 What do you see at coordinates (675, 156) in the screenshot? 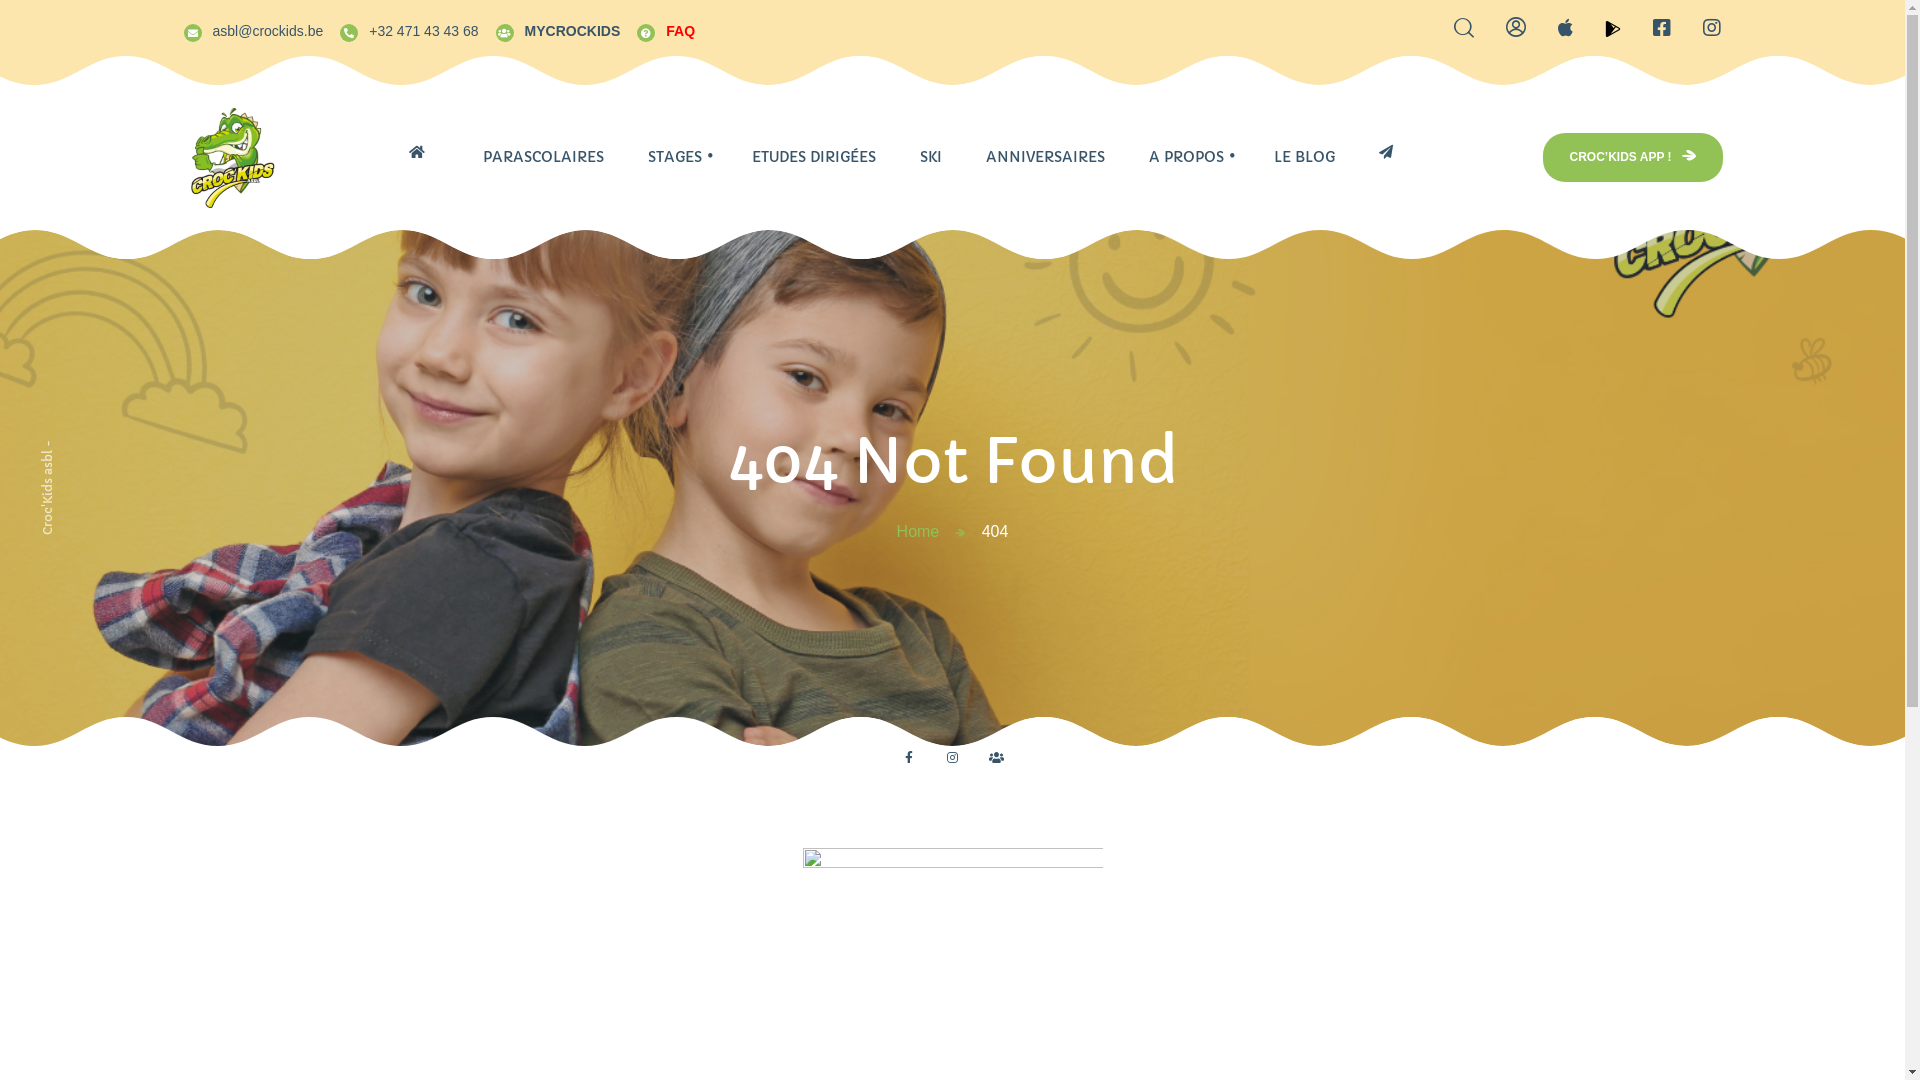
I see `'STAGES'` at bounding box center [675, 156].